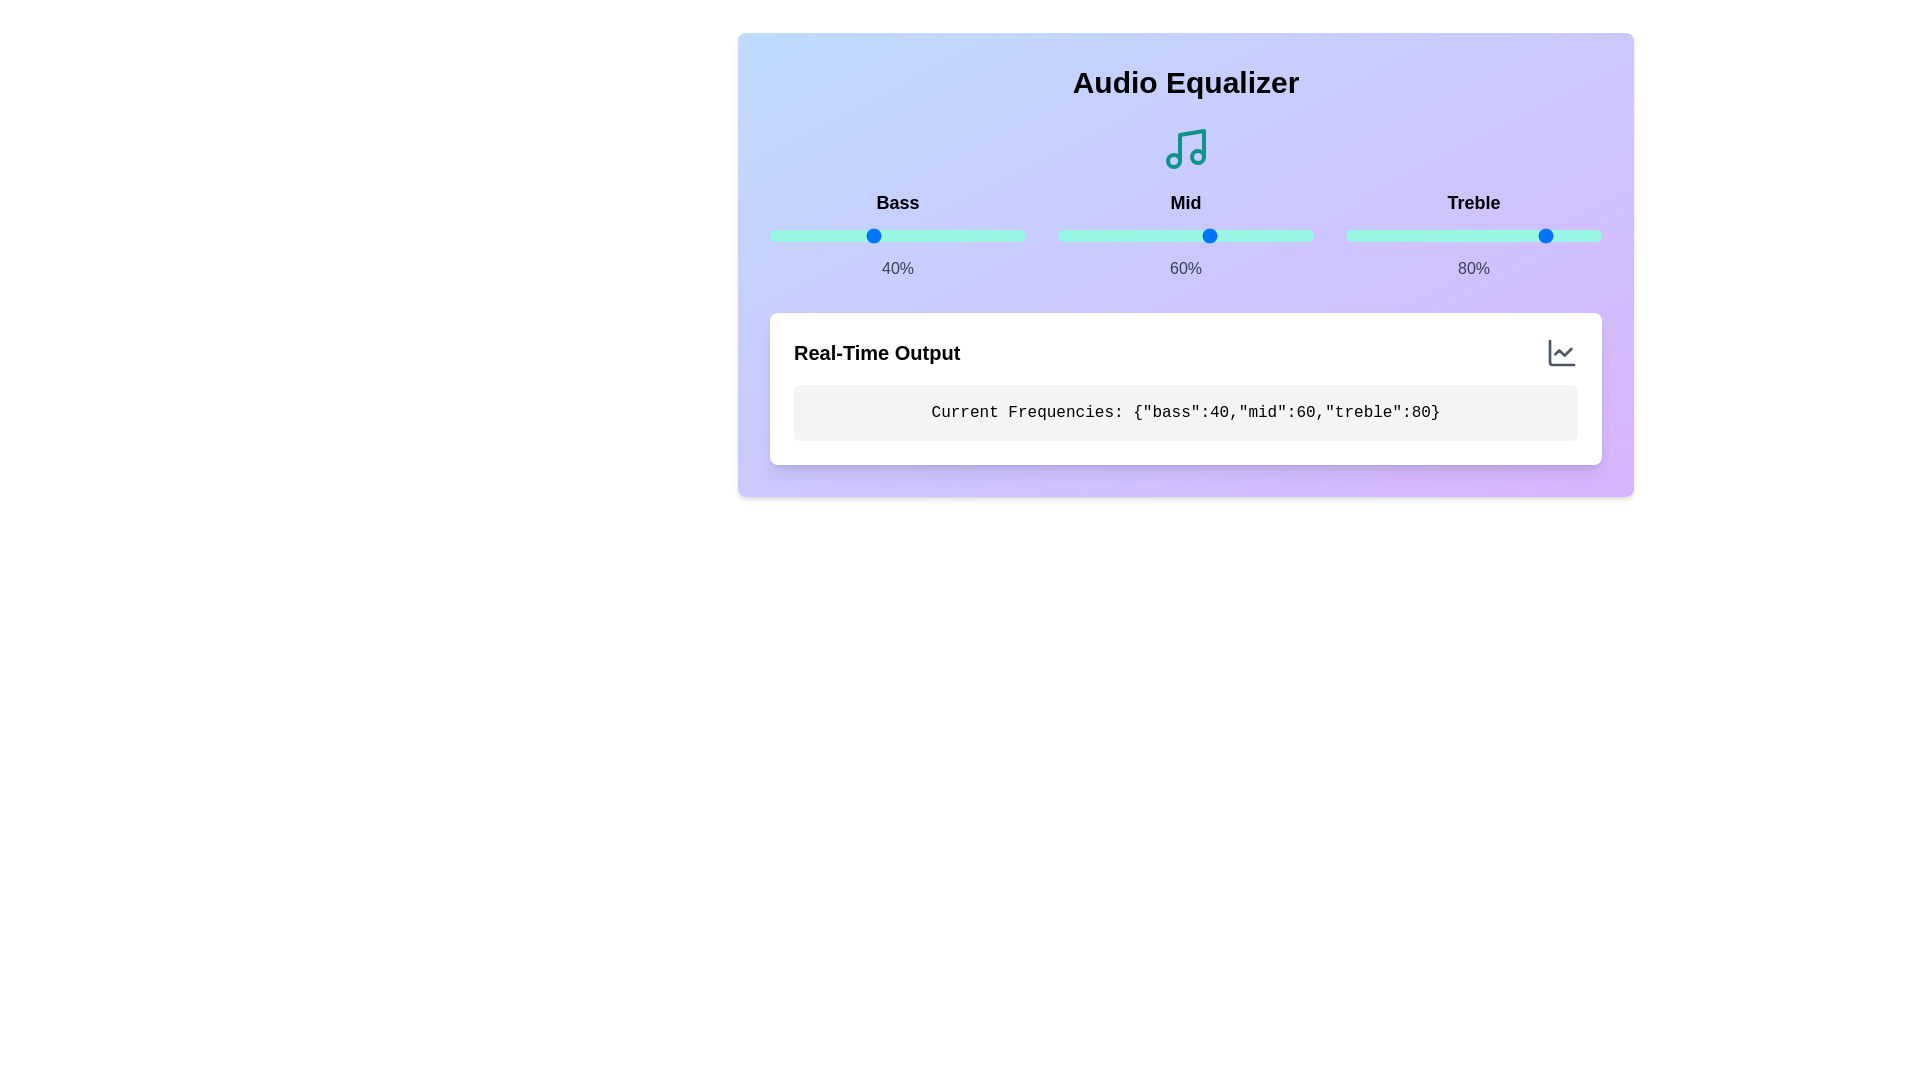 Image resolution: width=1920 pixels, height=1080 pixels. Describe the element at coordinates (1560, 352) in the screenshot. I see `the icon representing the graphical visualization feature located in the bottom-right corner of the 'Real-Time Output' section` at that location.